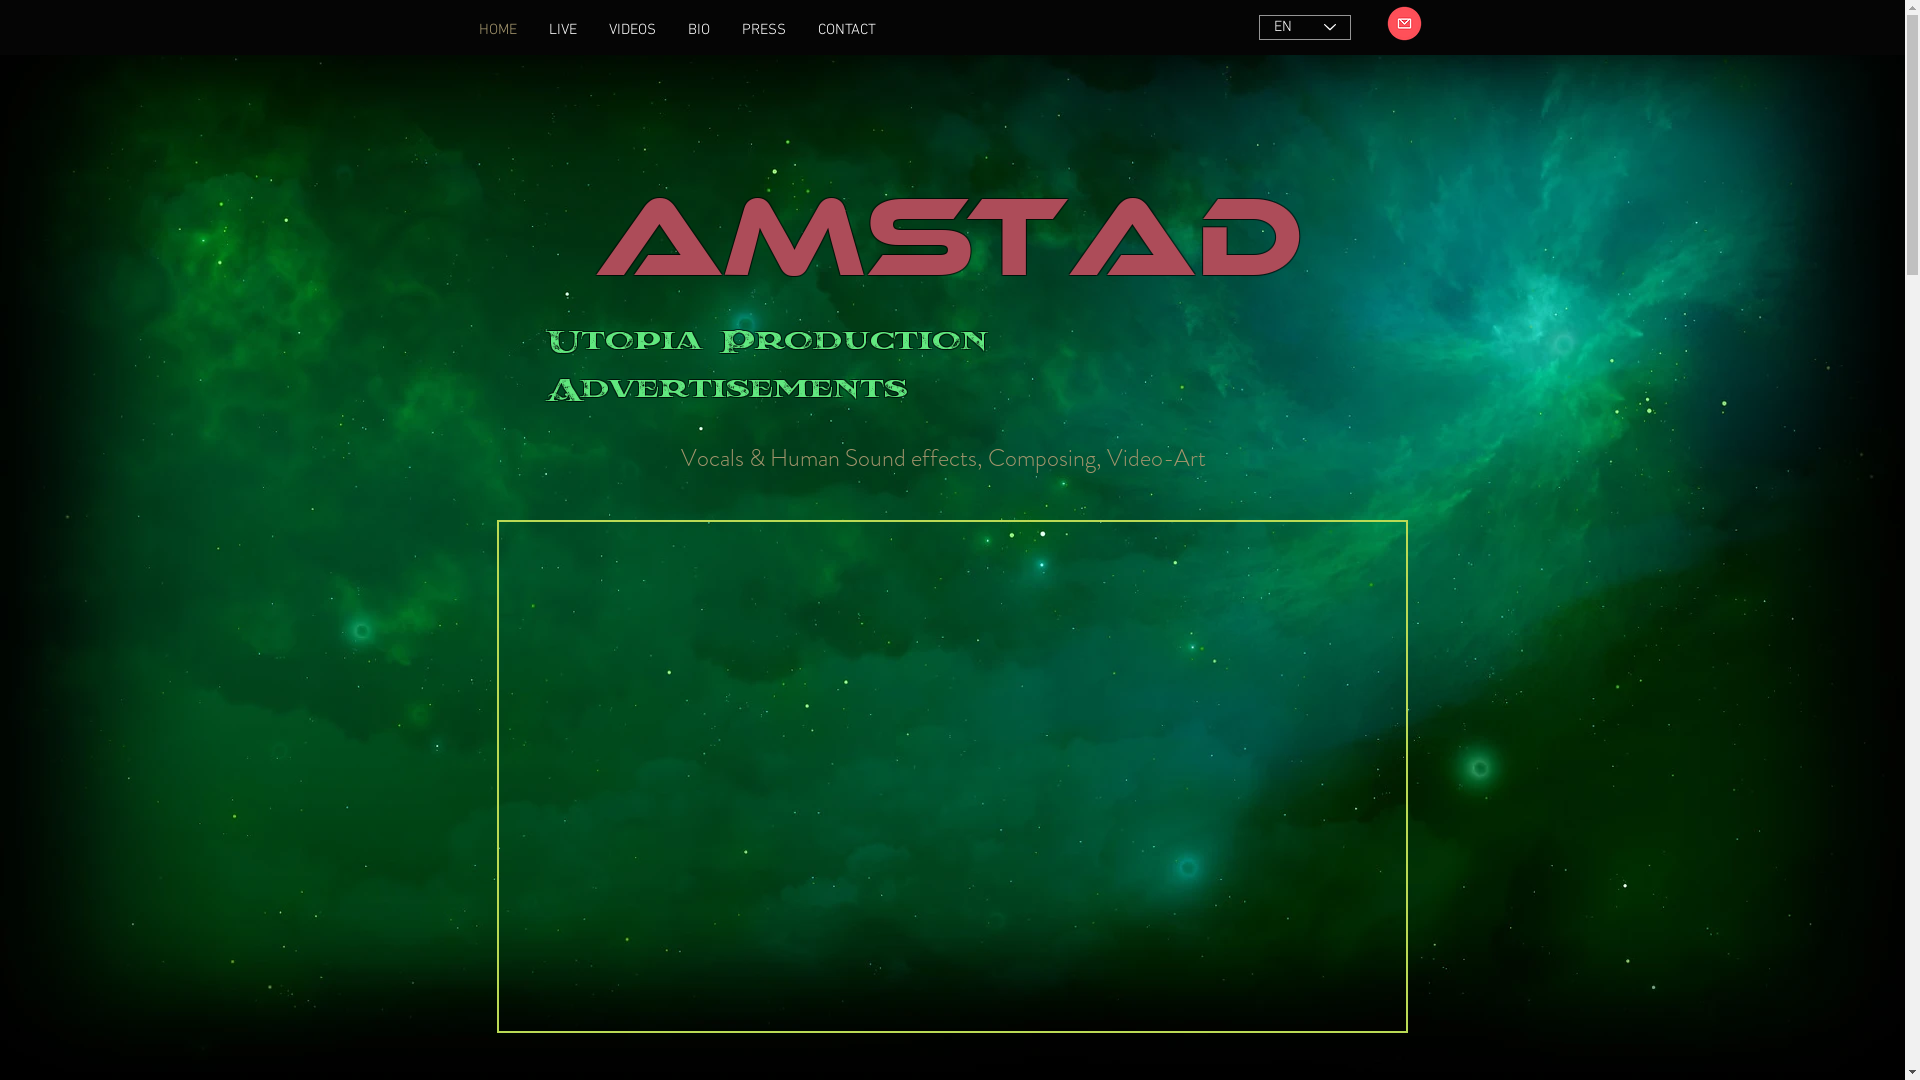 This screenshot has width=1920, height=1080. I want to click on 'LIVE', so click(560, 30).